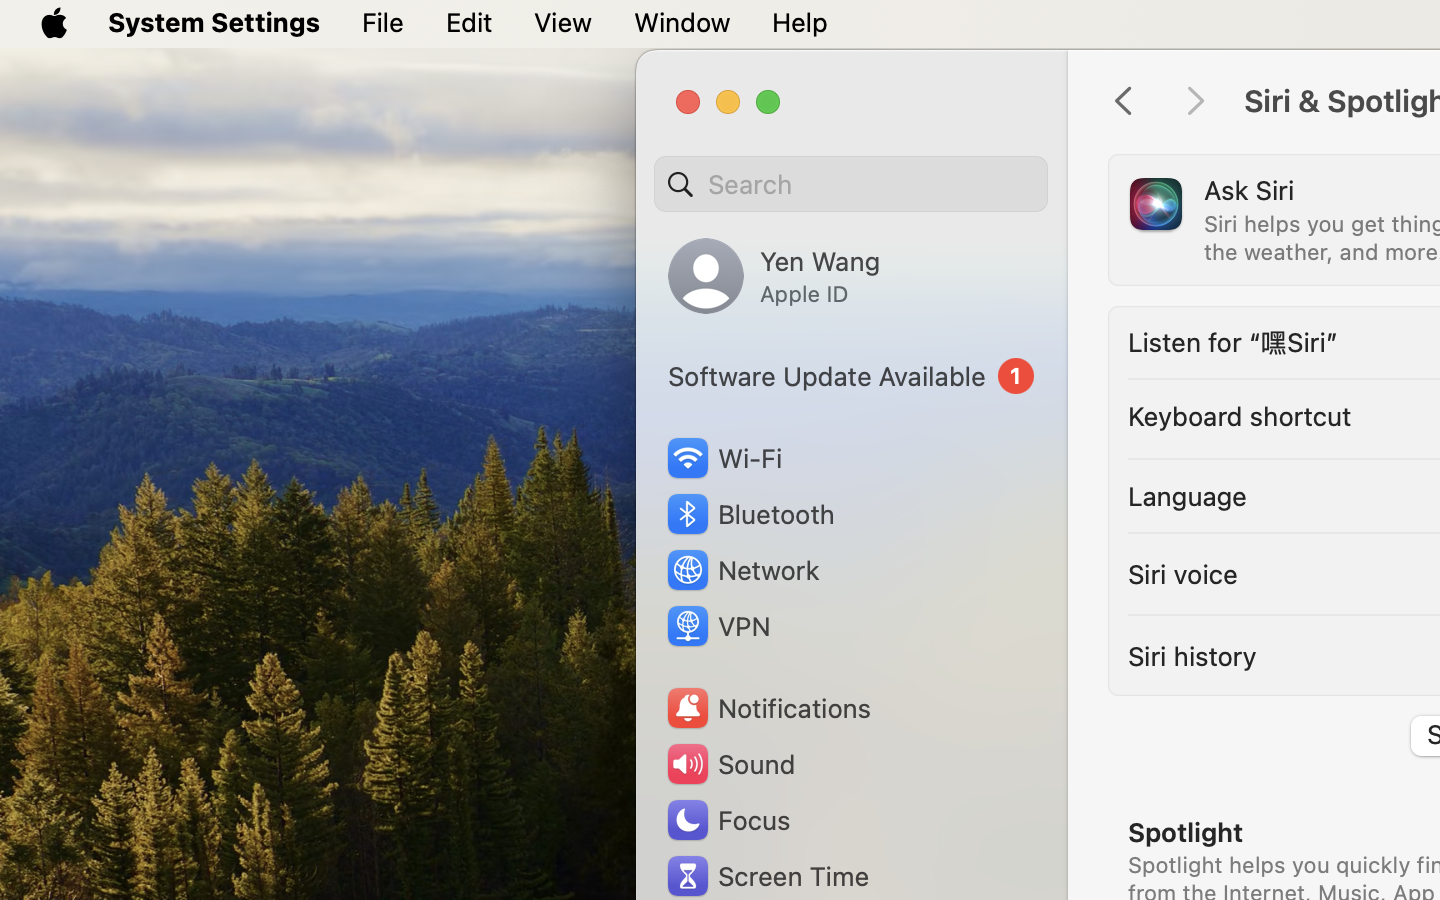  I want to click on 'Siri history', so click(1192, 656).